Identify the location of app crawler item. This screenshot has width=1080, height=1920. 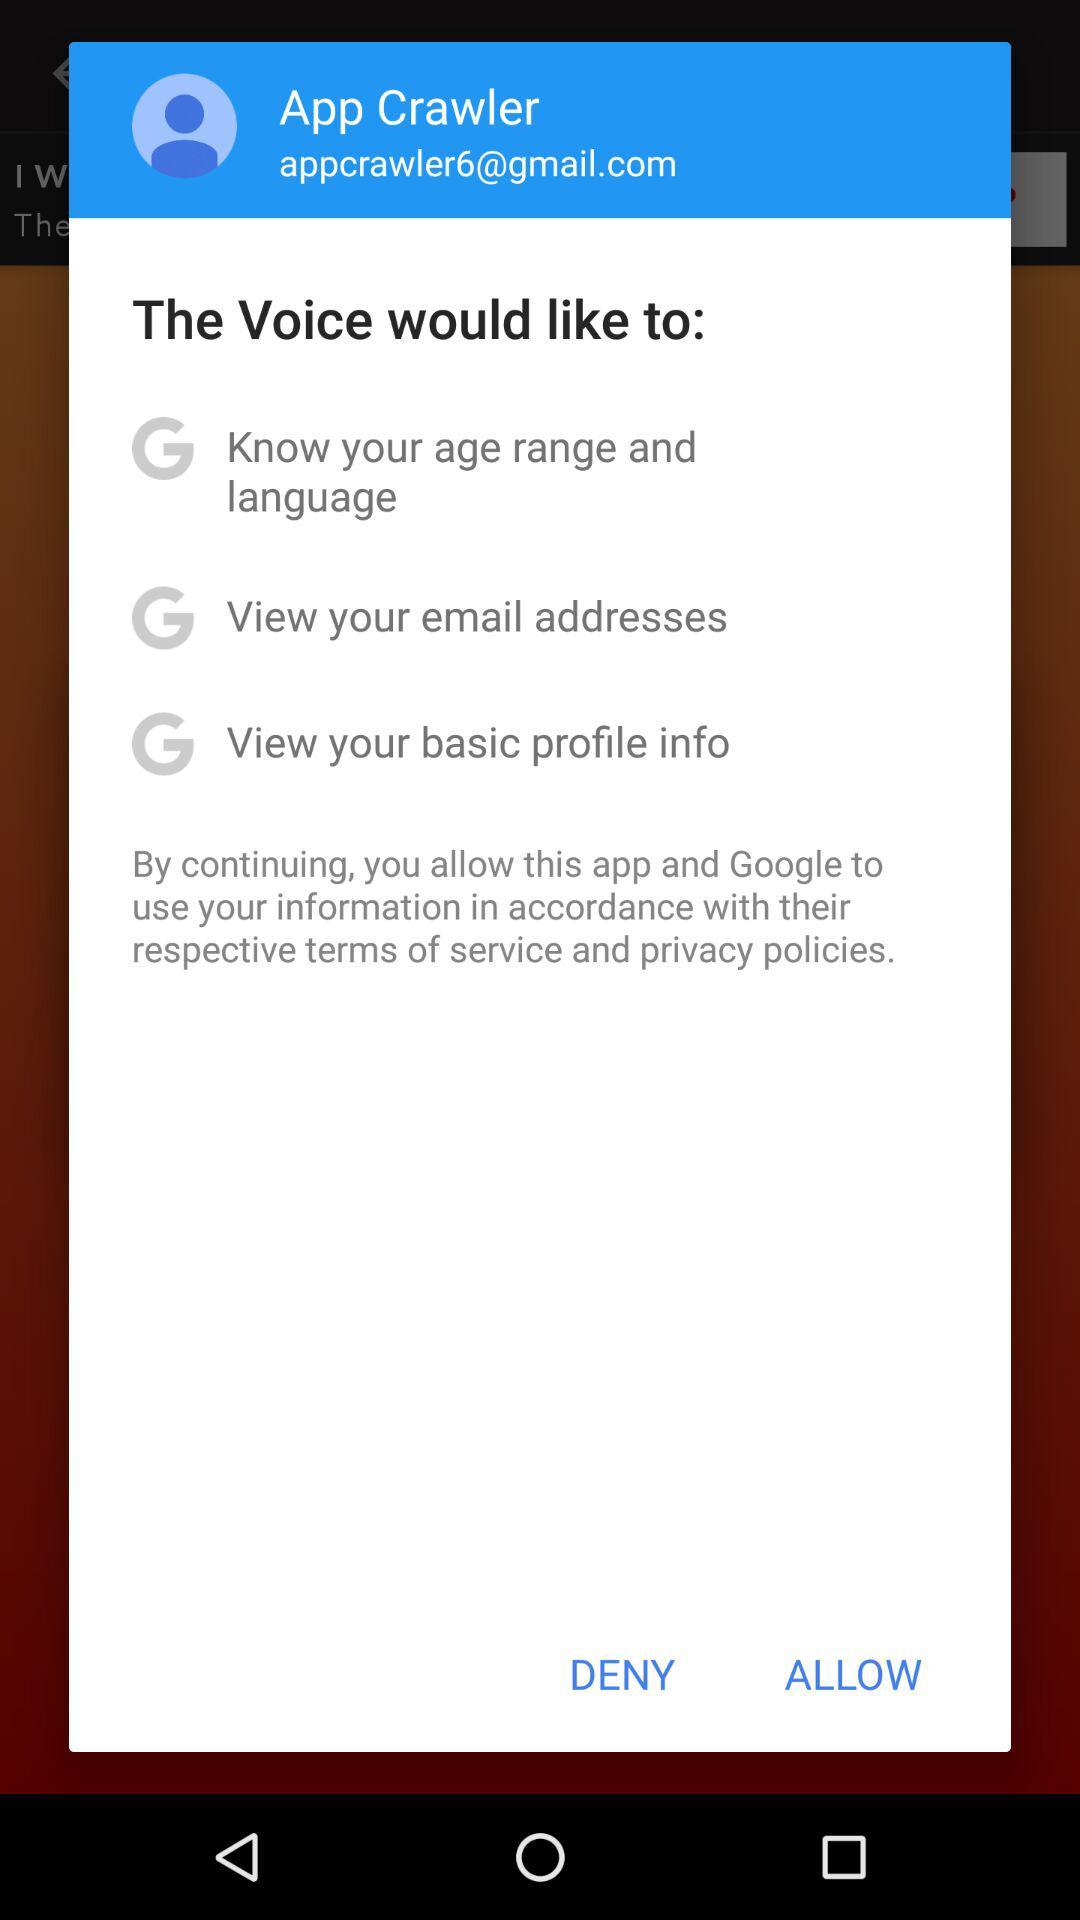
(408, 104).